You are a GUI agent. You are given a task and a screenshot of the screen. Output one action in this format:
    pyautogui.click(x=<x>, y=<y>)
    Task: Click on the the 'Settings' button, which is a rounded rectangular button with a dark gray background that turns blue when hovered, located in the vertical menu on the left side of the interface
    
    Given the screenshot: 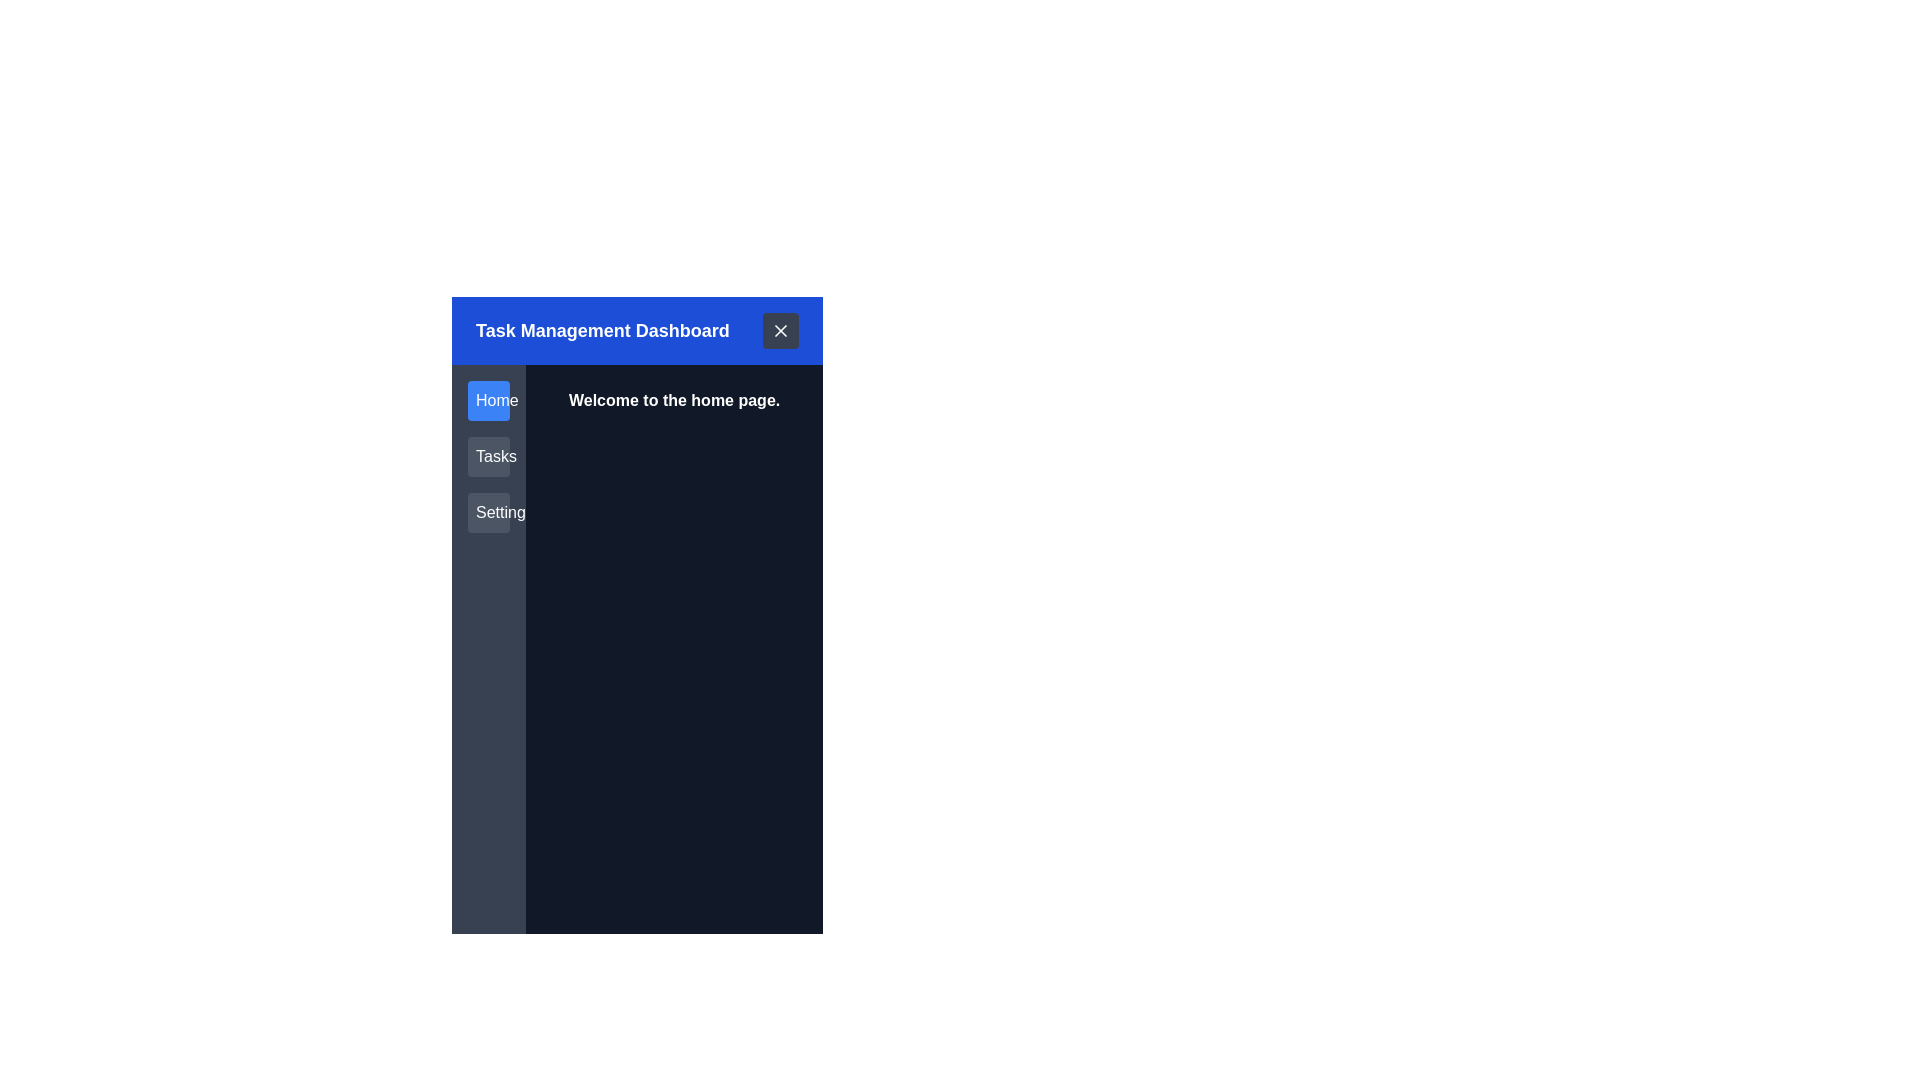 What is the action you would take?
    pyautogui.click(x=489, y=512)
    